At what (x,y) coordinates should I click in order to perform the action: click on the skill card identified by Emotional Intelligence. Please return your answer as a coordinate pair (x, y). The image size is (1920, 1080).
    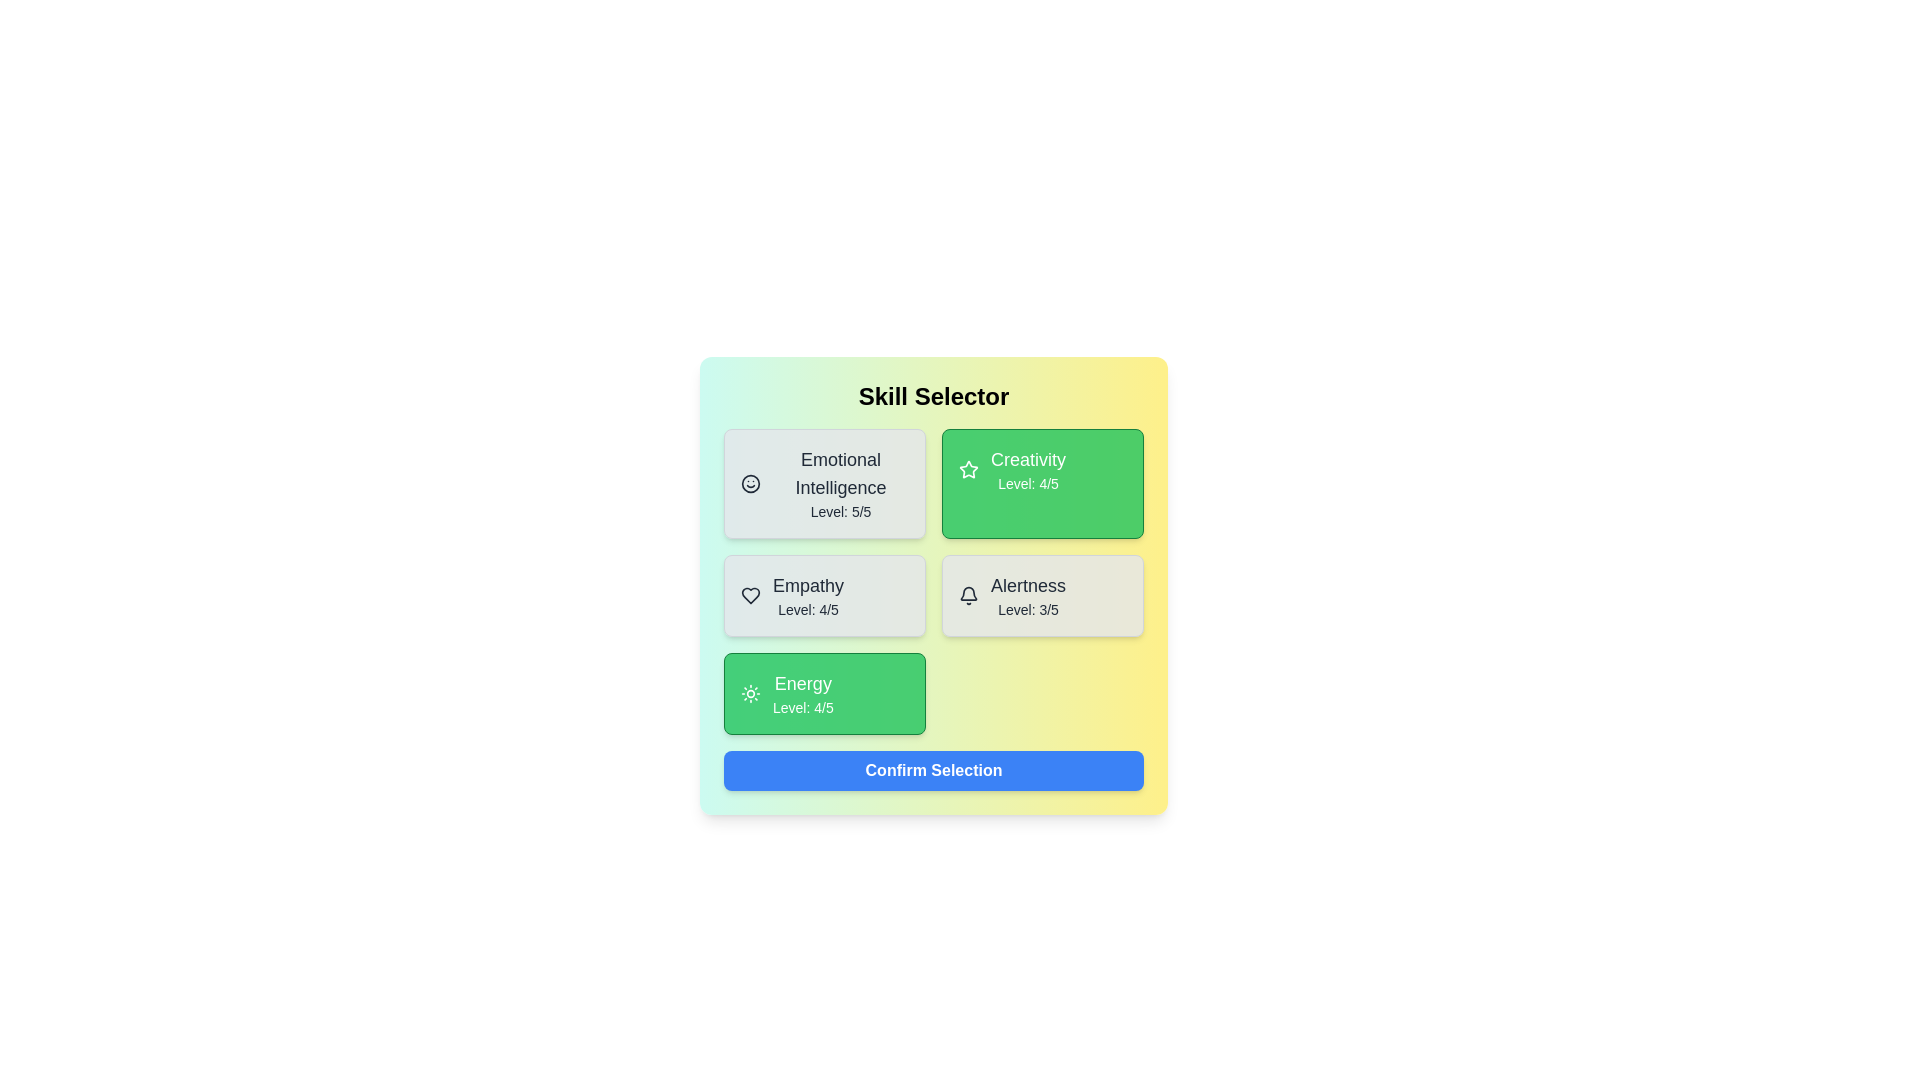
    Looking at the image, I should click on (825, 483).